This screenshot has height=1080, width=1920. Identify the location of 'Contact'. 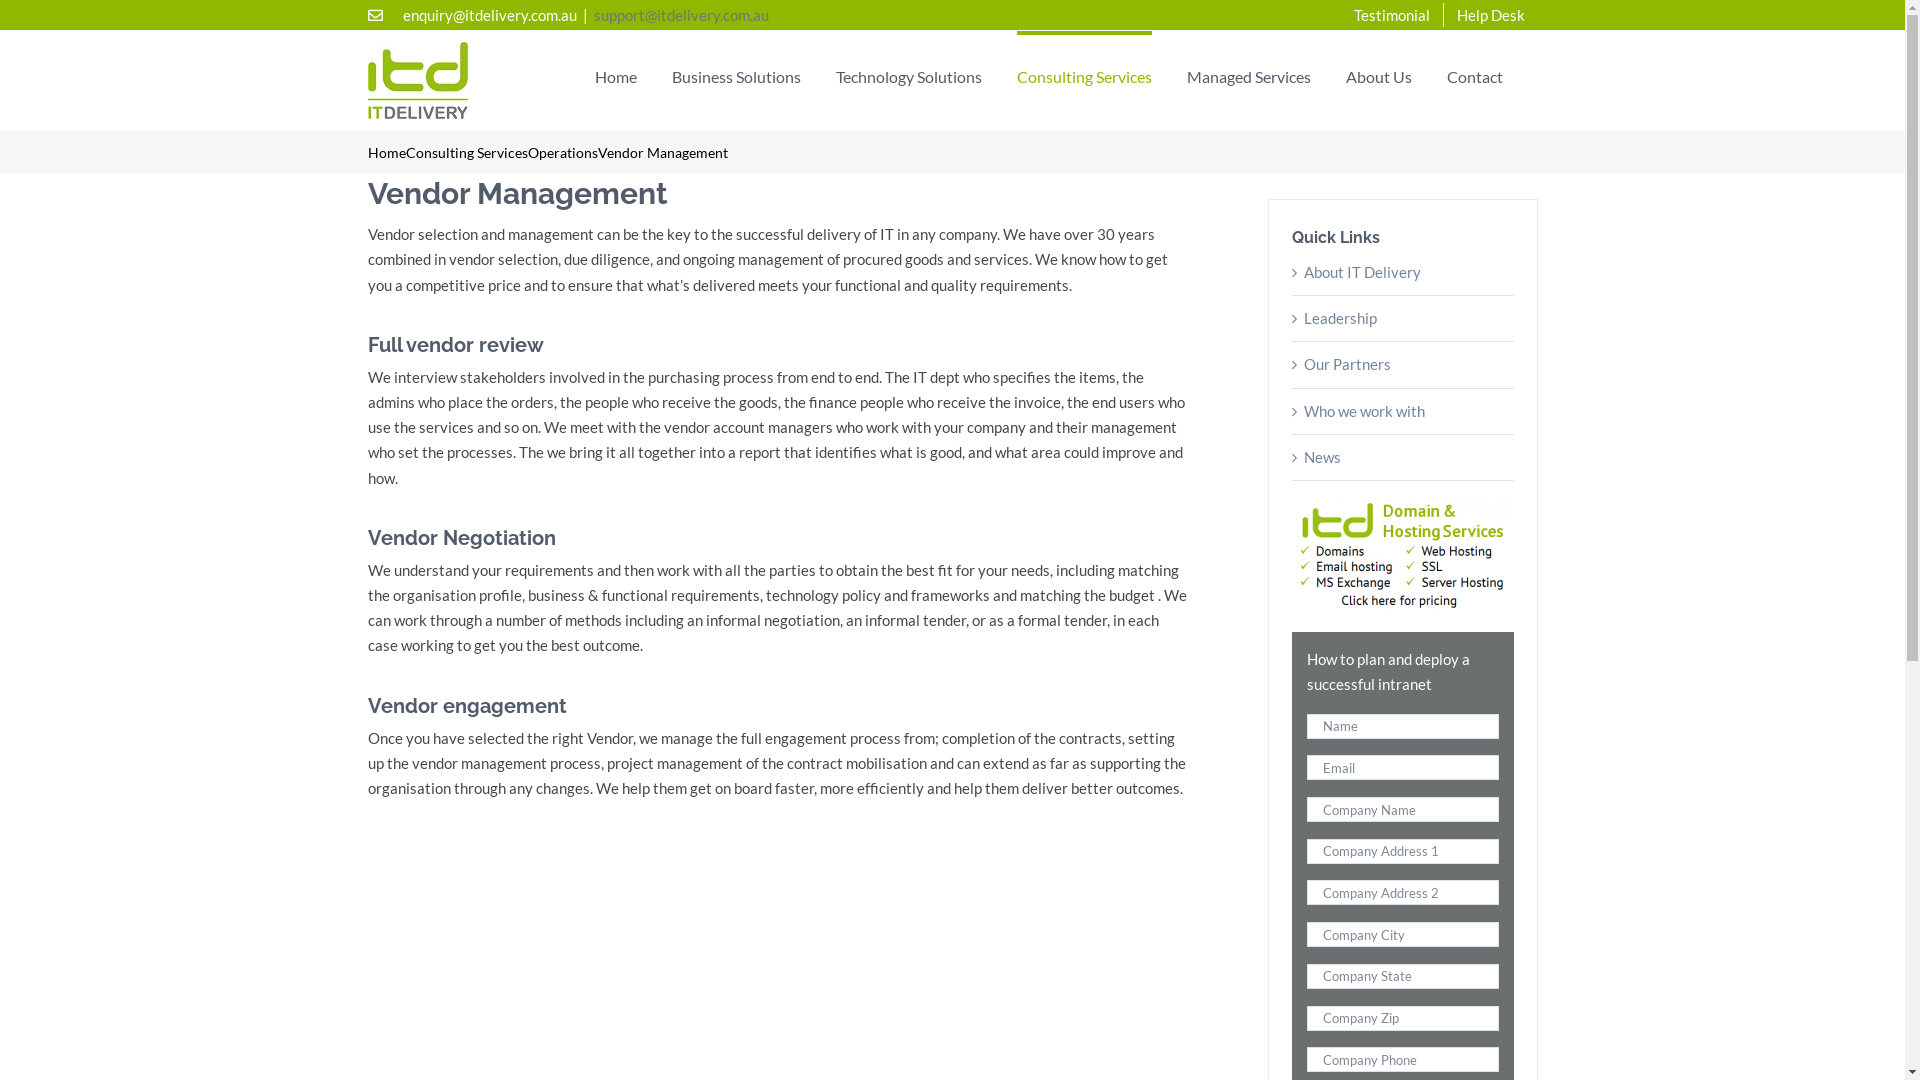
(1473, 73).